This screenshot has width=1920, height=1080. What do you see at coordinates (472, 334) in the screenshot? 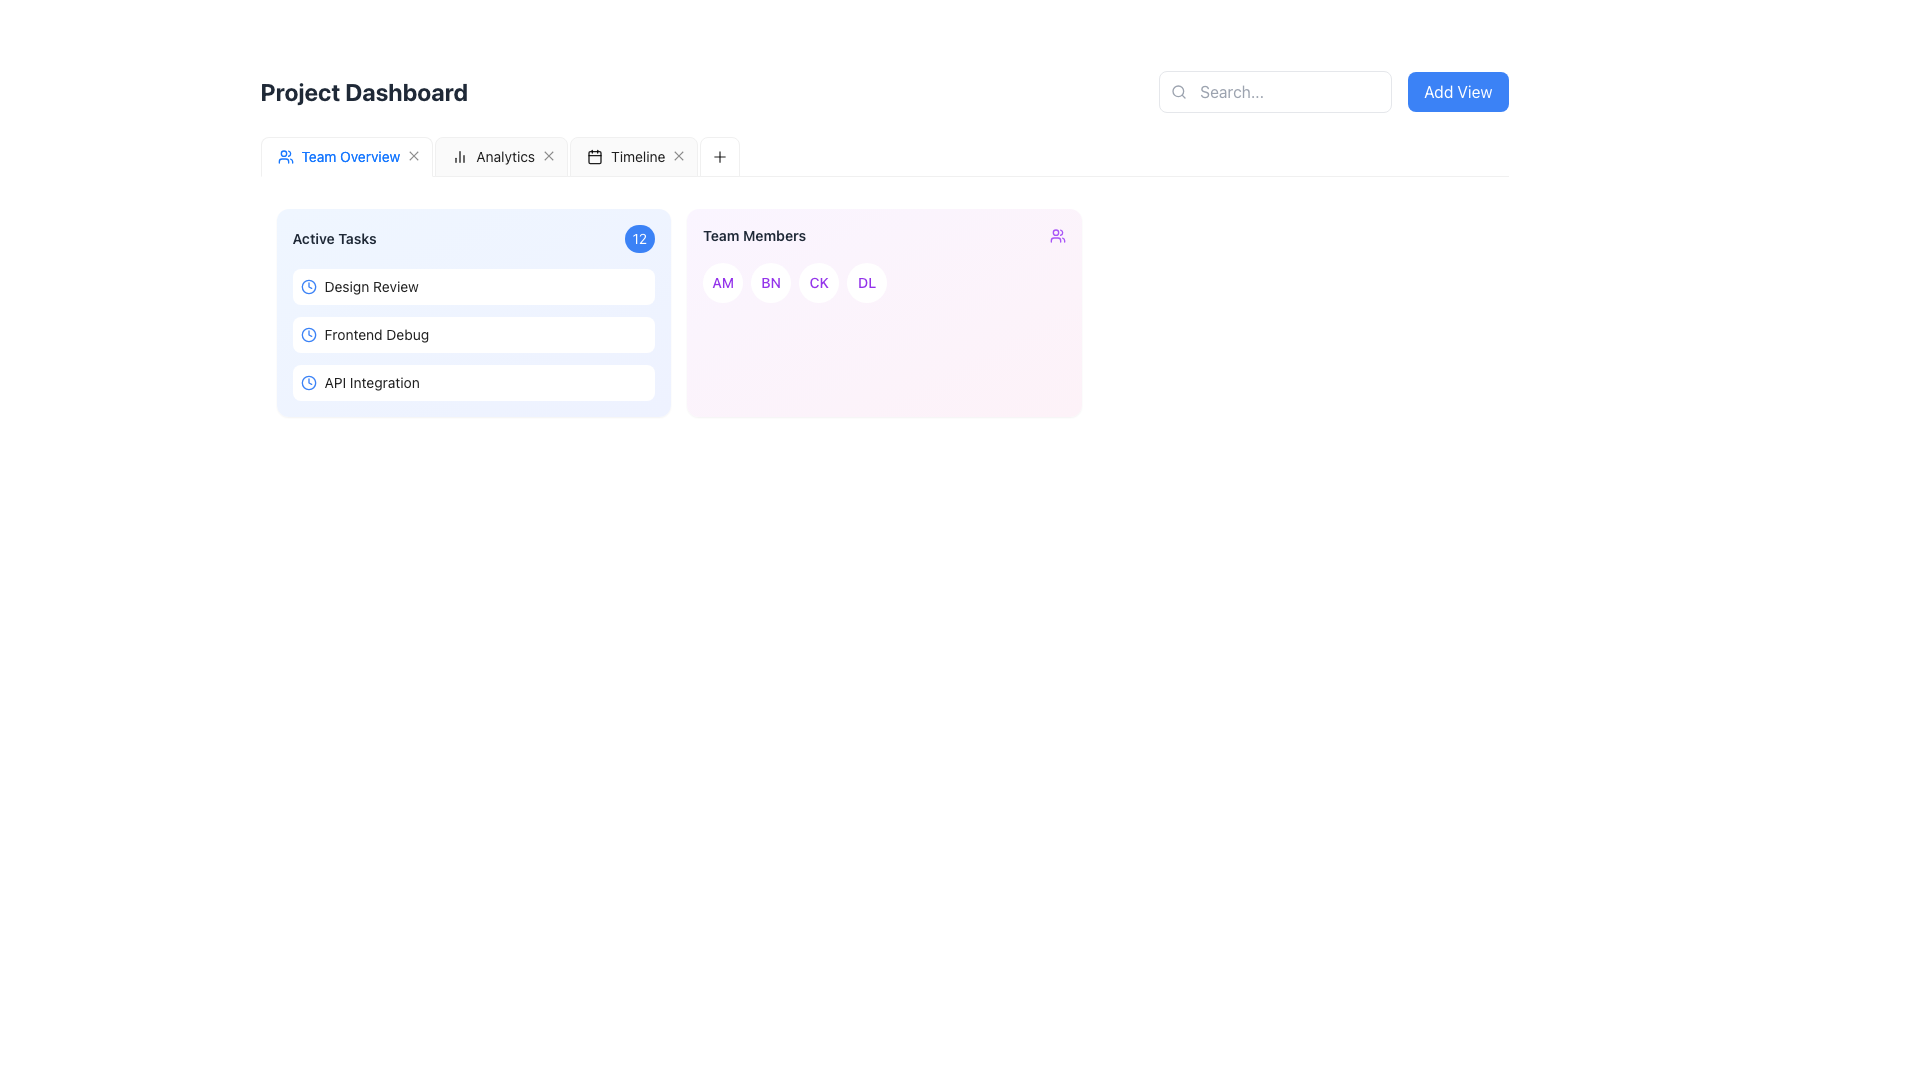
I see `the 'Frontend Debug' task card located` at bounding box center [472, 334].